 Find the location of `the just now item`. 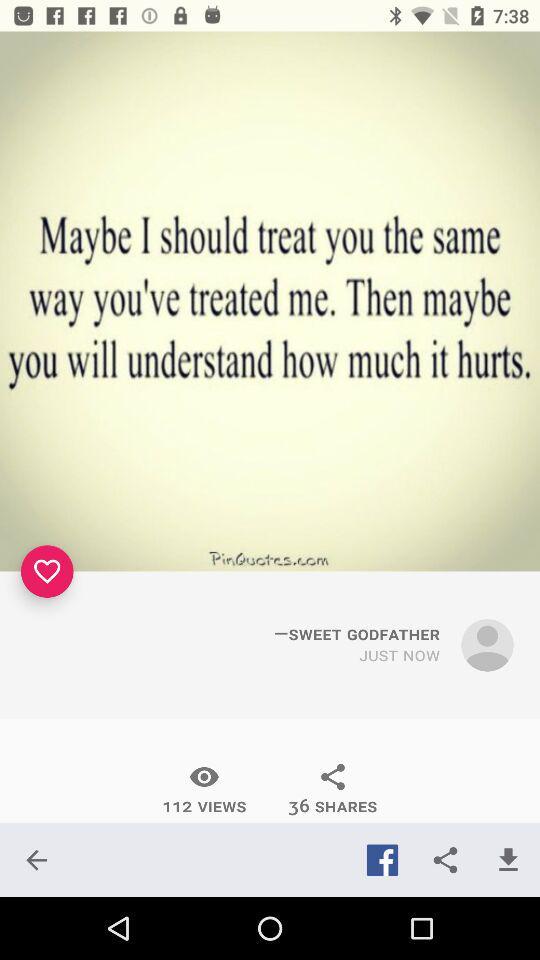

the just now item is located at coordinates (399, 654).